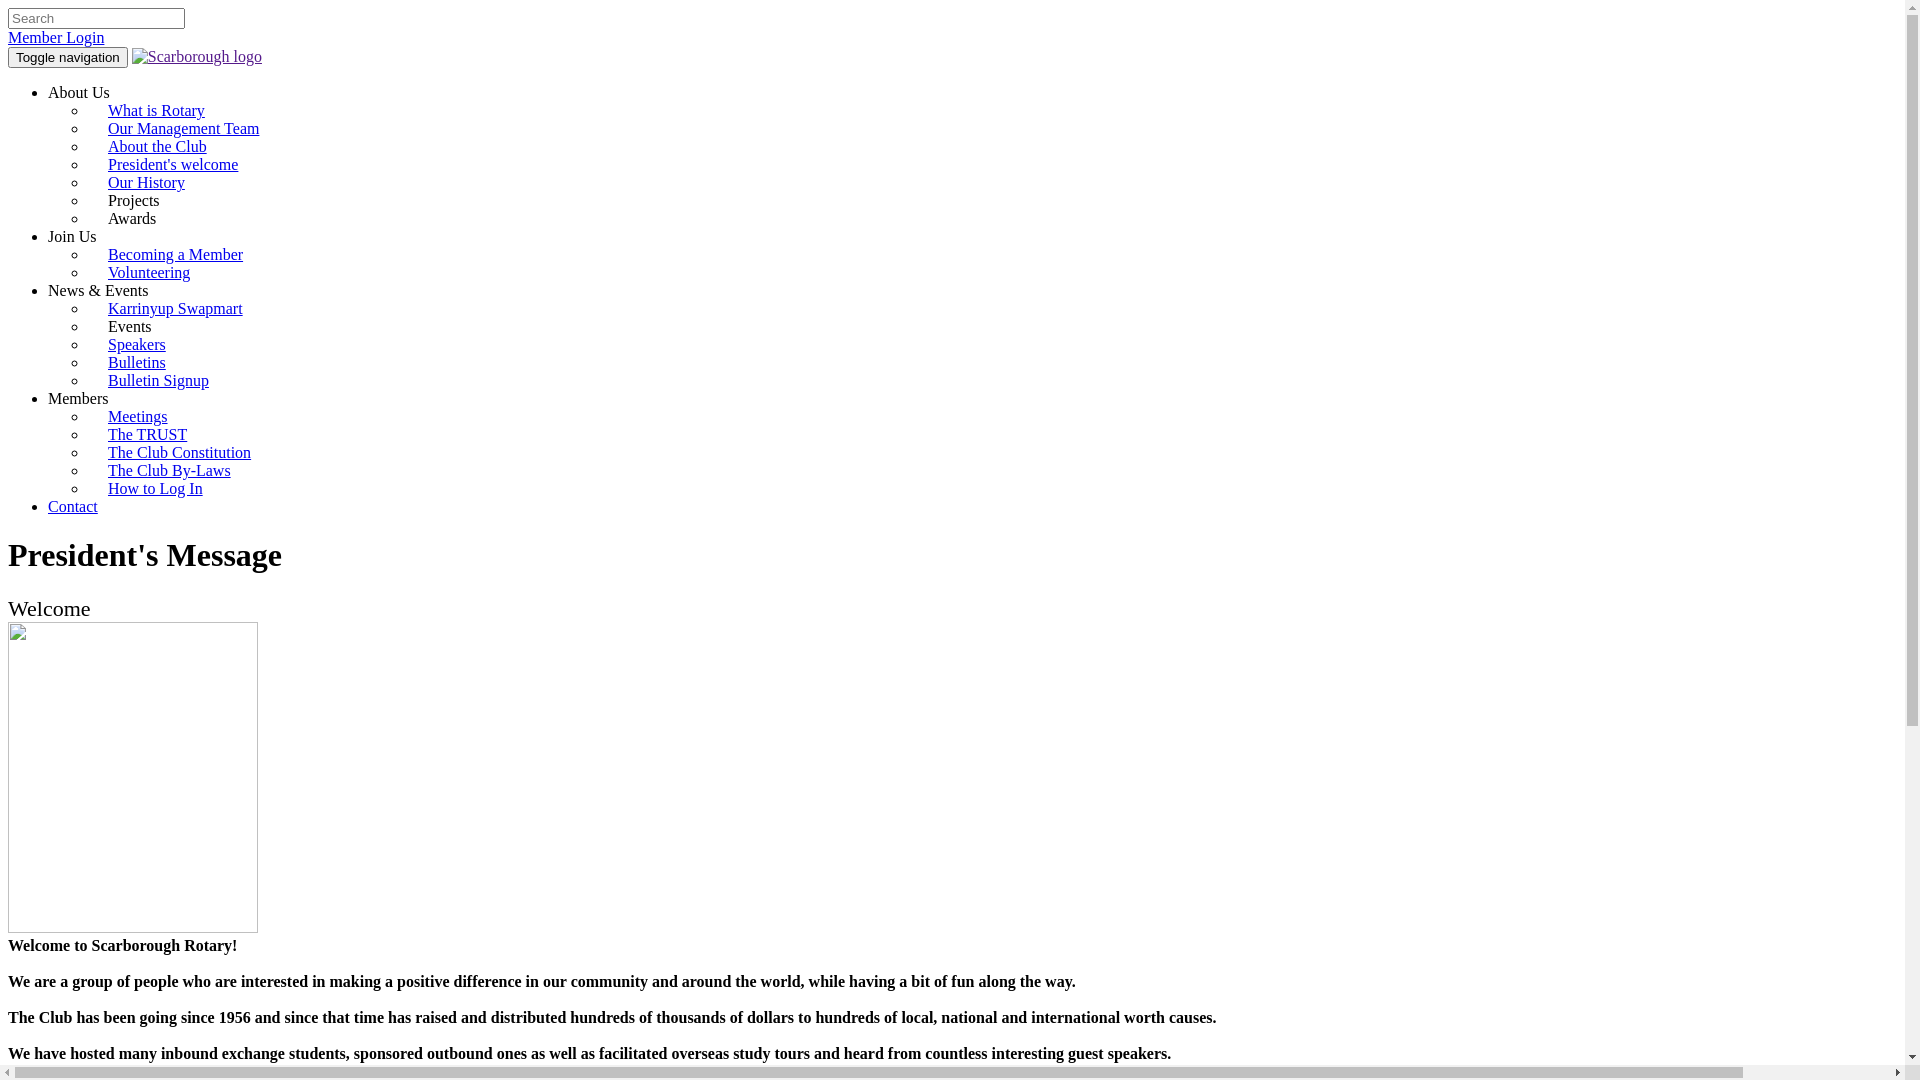 This screenshot has height=1080, width=1920. Describe the element at coordinates (72, 235) in the screenshot. I see `'Join Us'` at that location.